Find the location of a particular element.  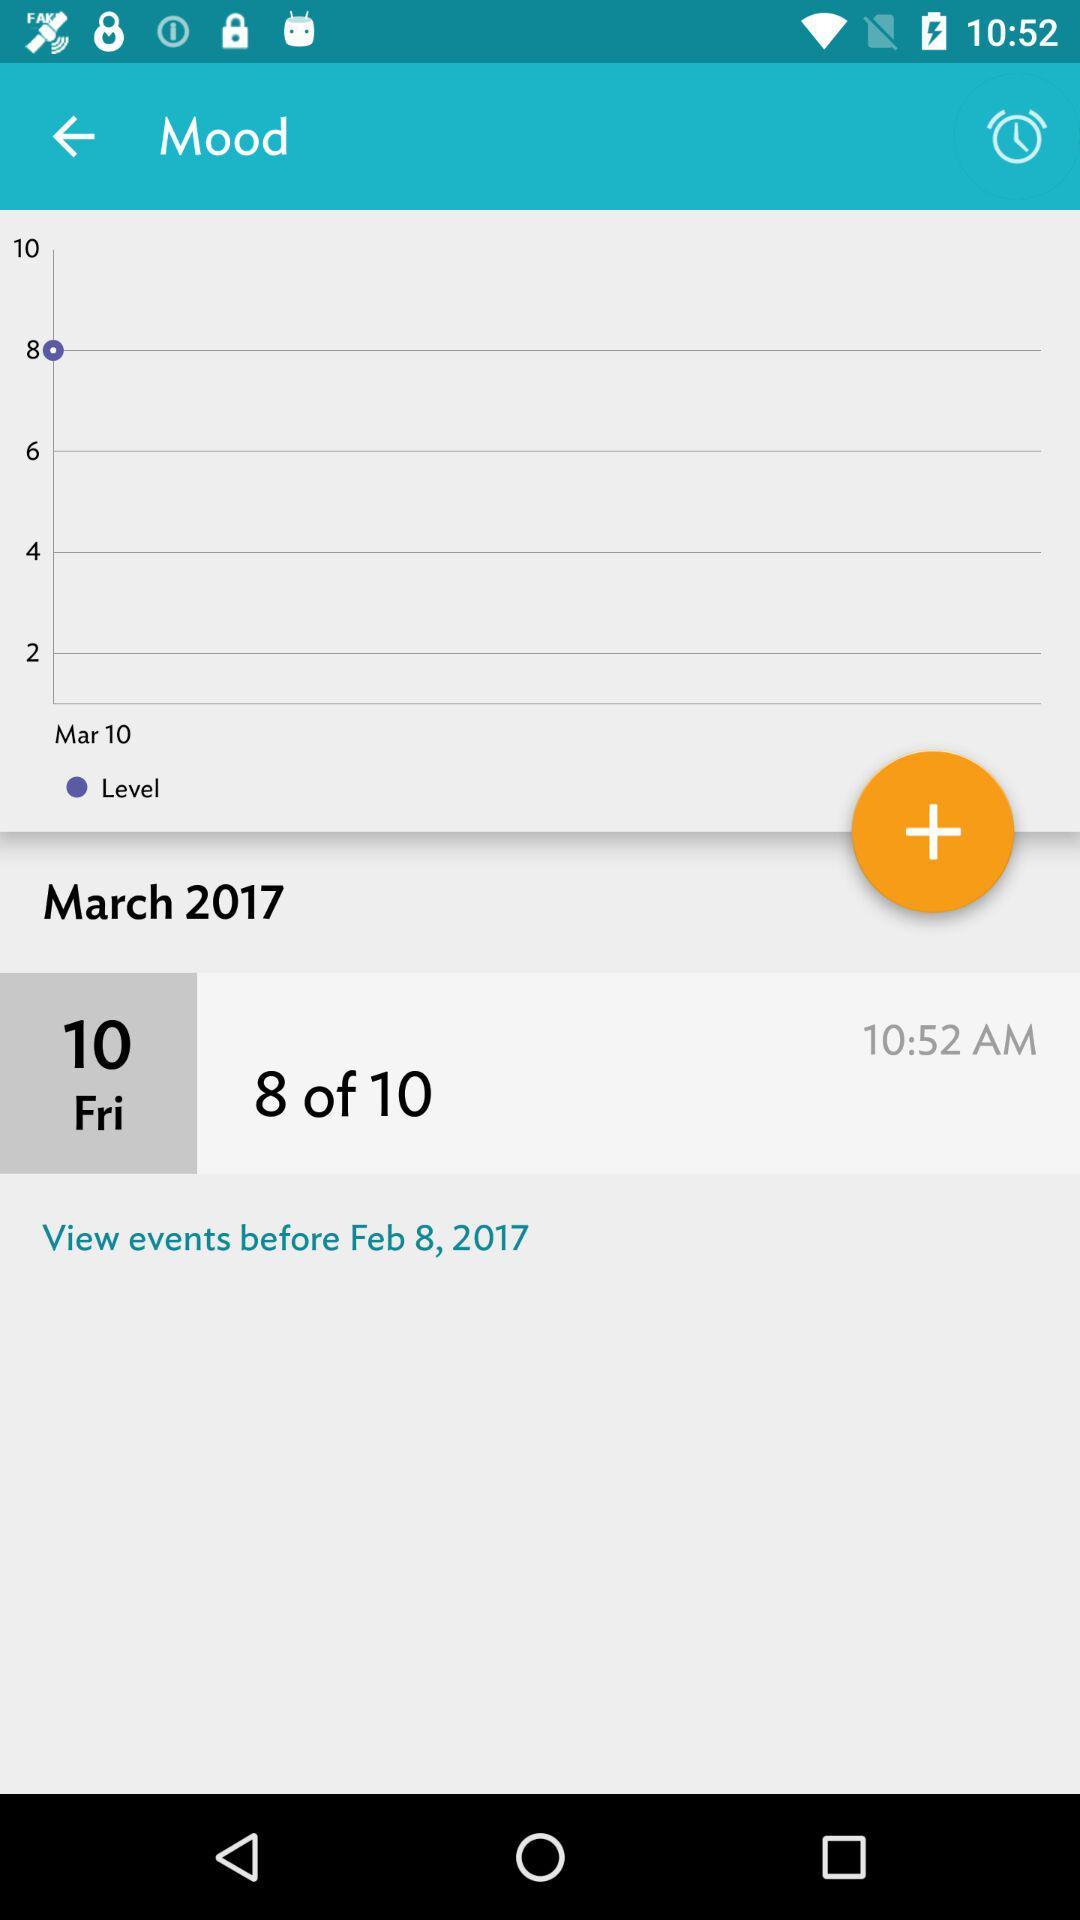

go back is located at coordinates (72, 135).